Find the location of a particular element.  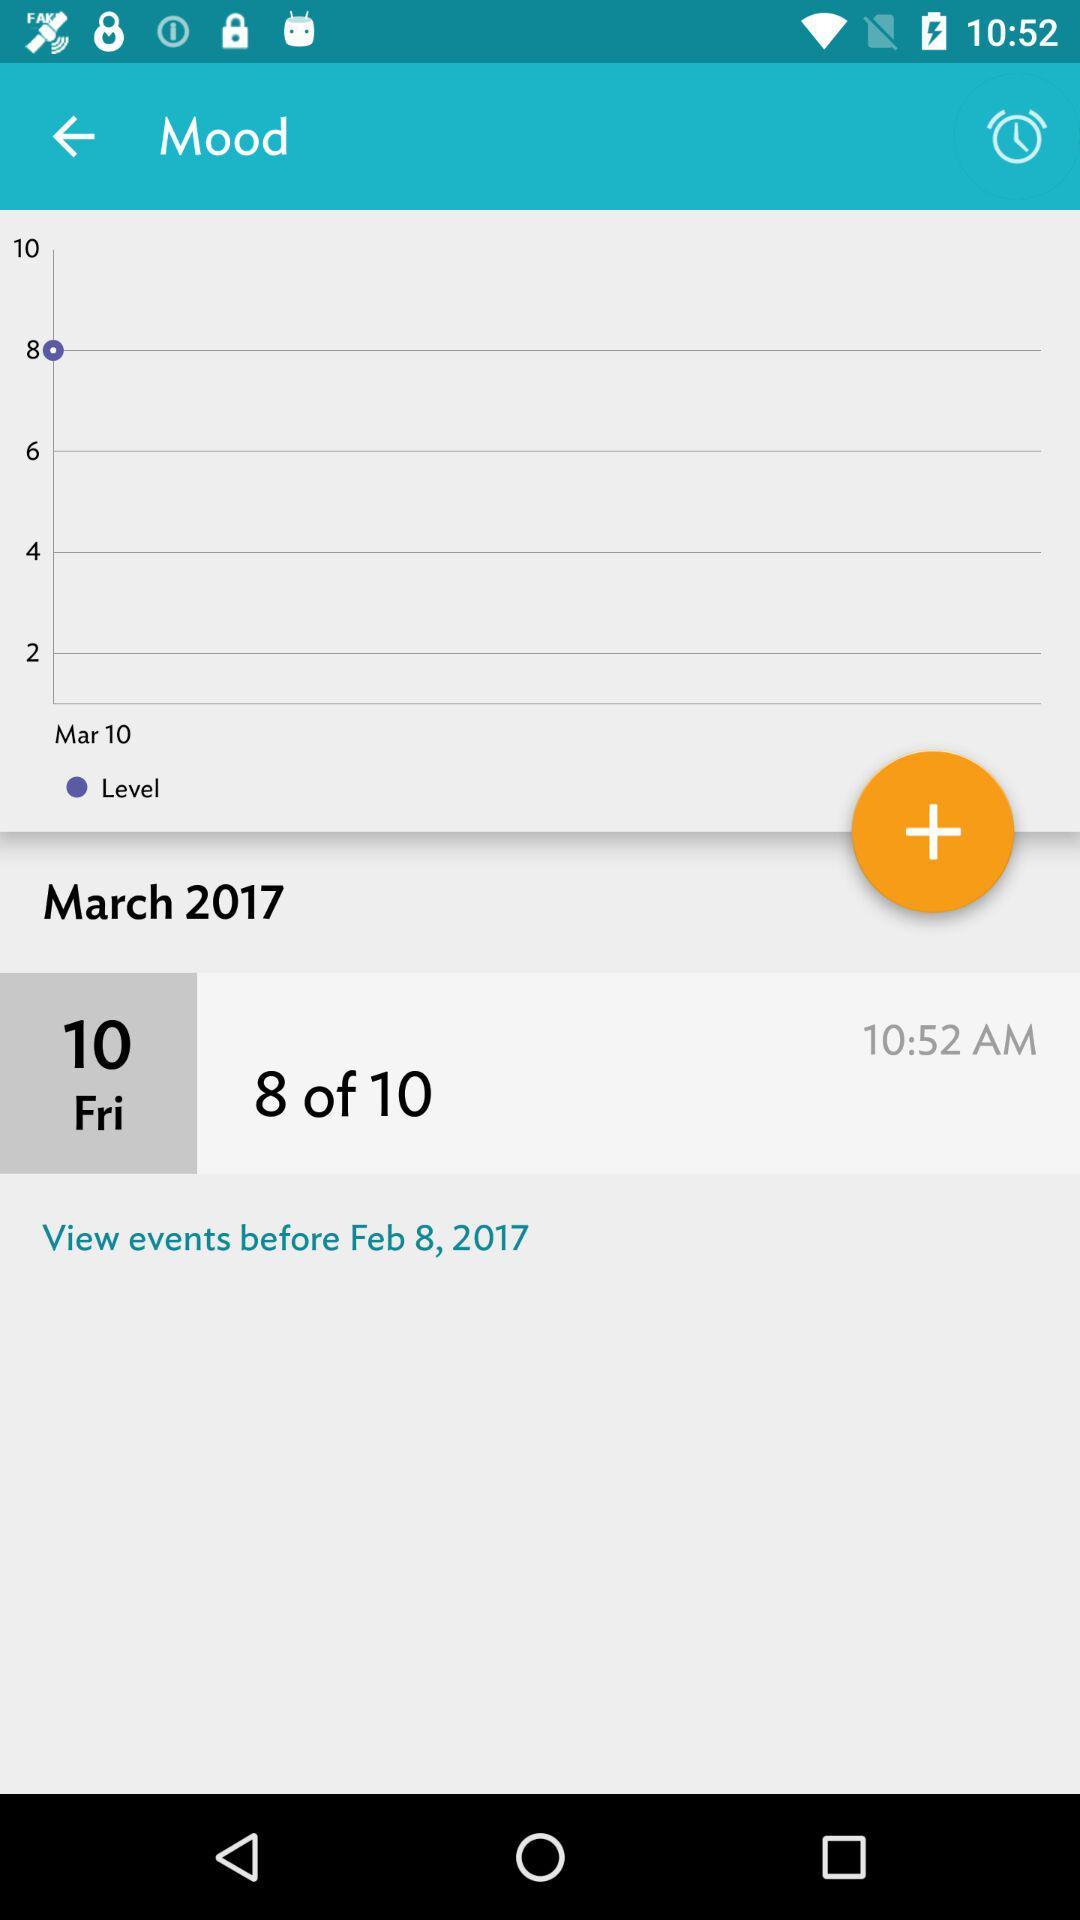

go back is located at coordinates (72, 135).